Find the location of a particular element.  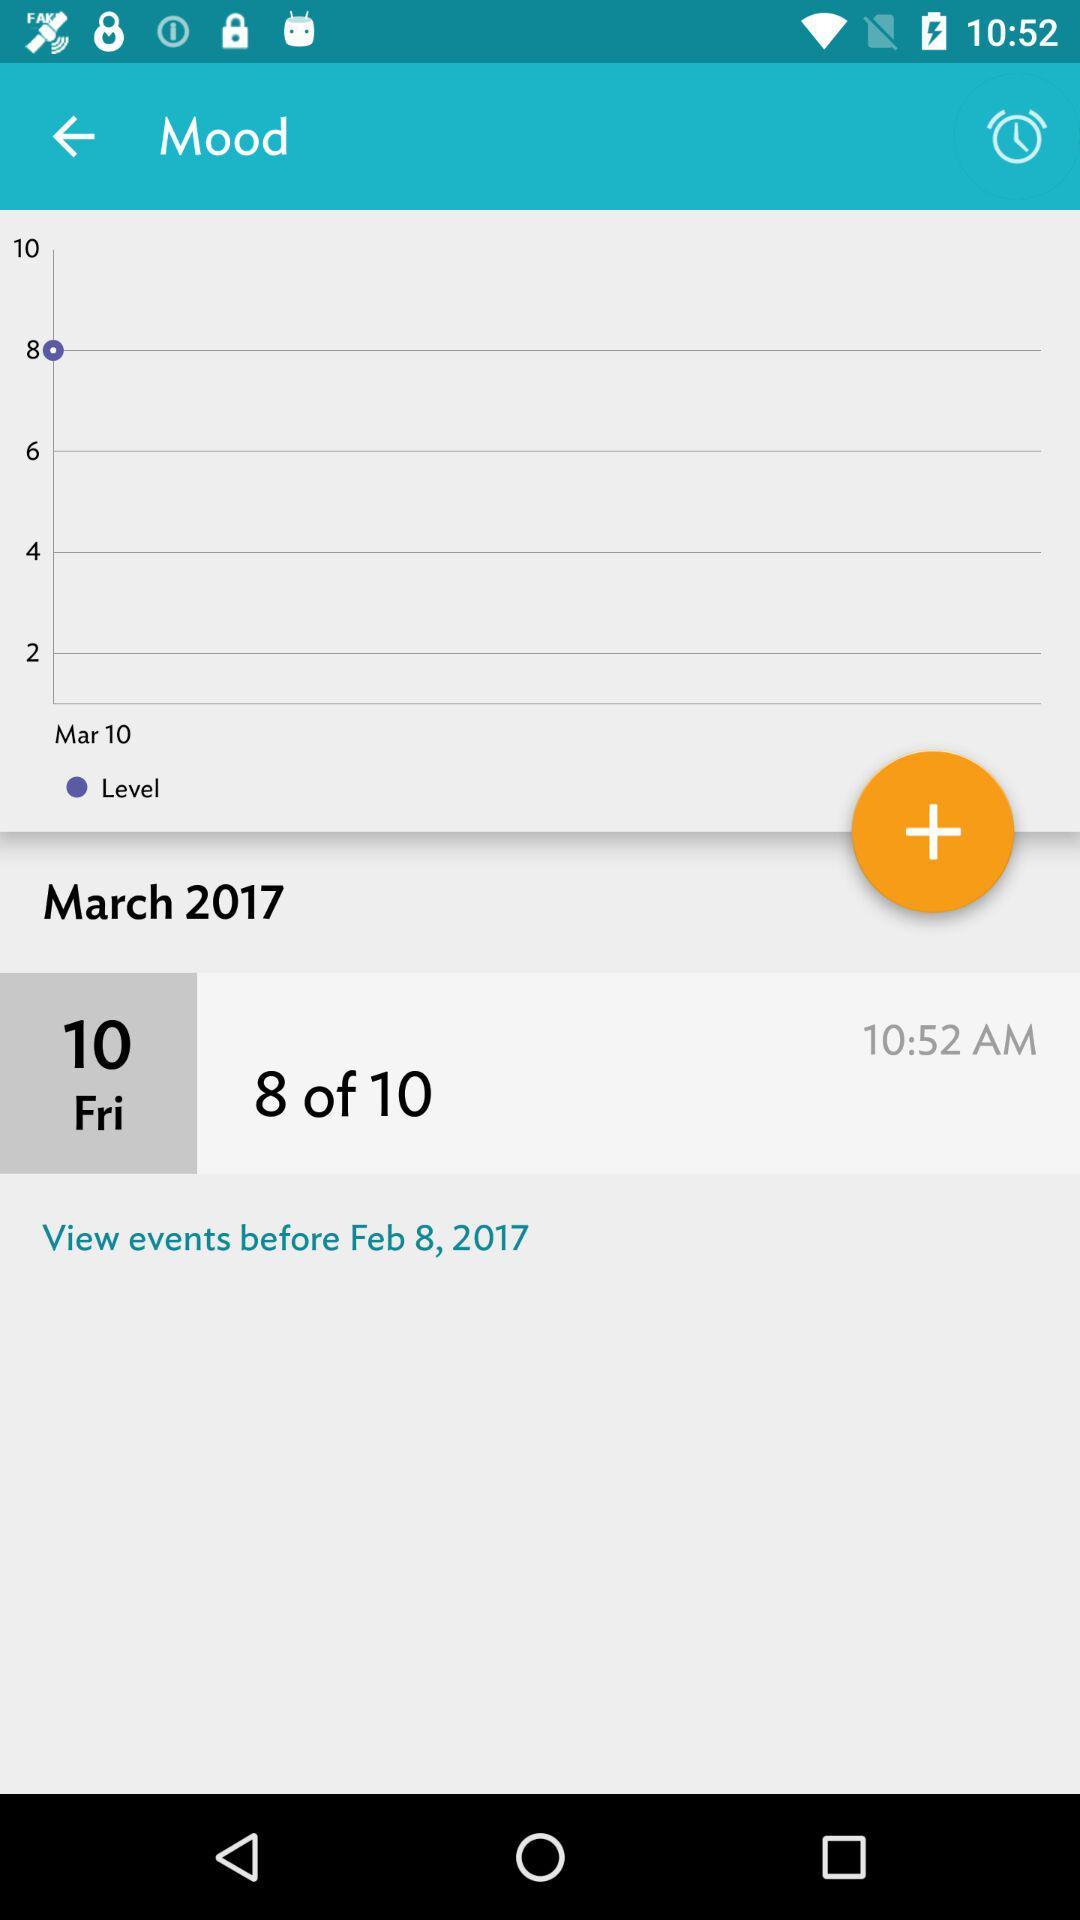

go back is located at coordinates (72, 135).